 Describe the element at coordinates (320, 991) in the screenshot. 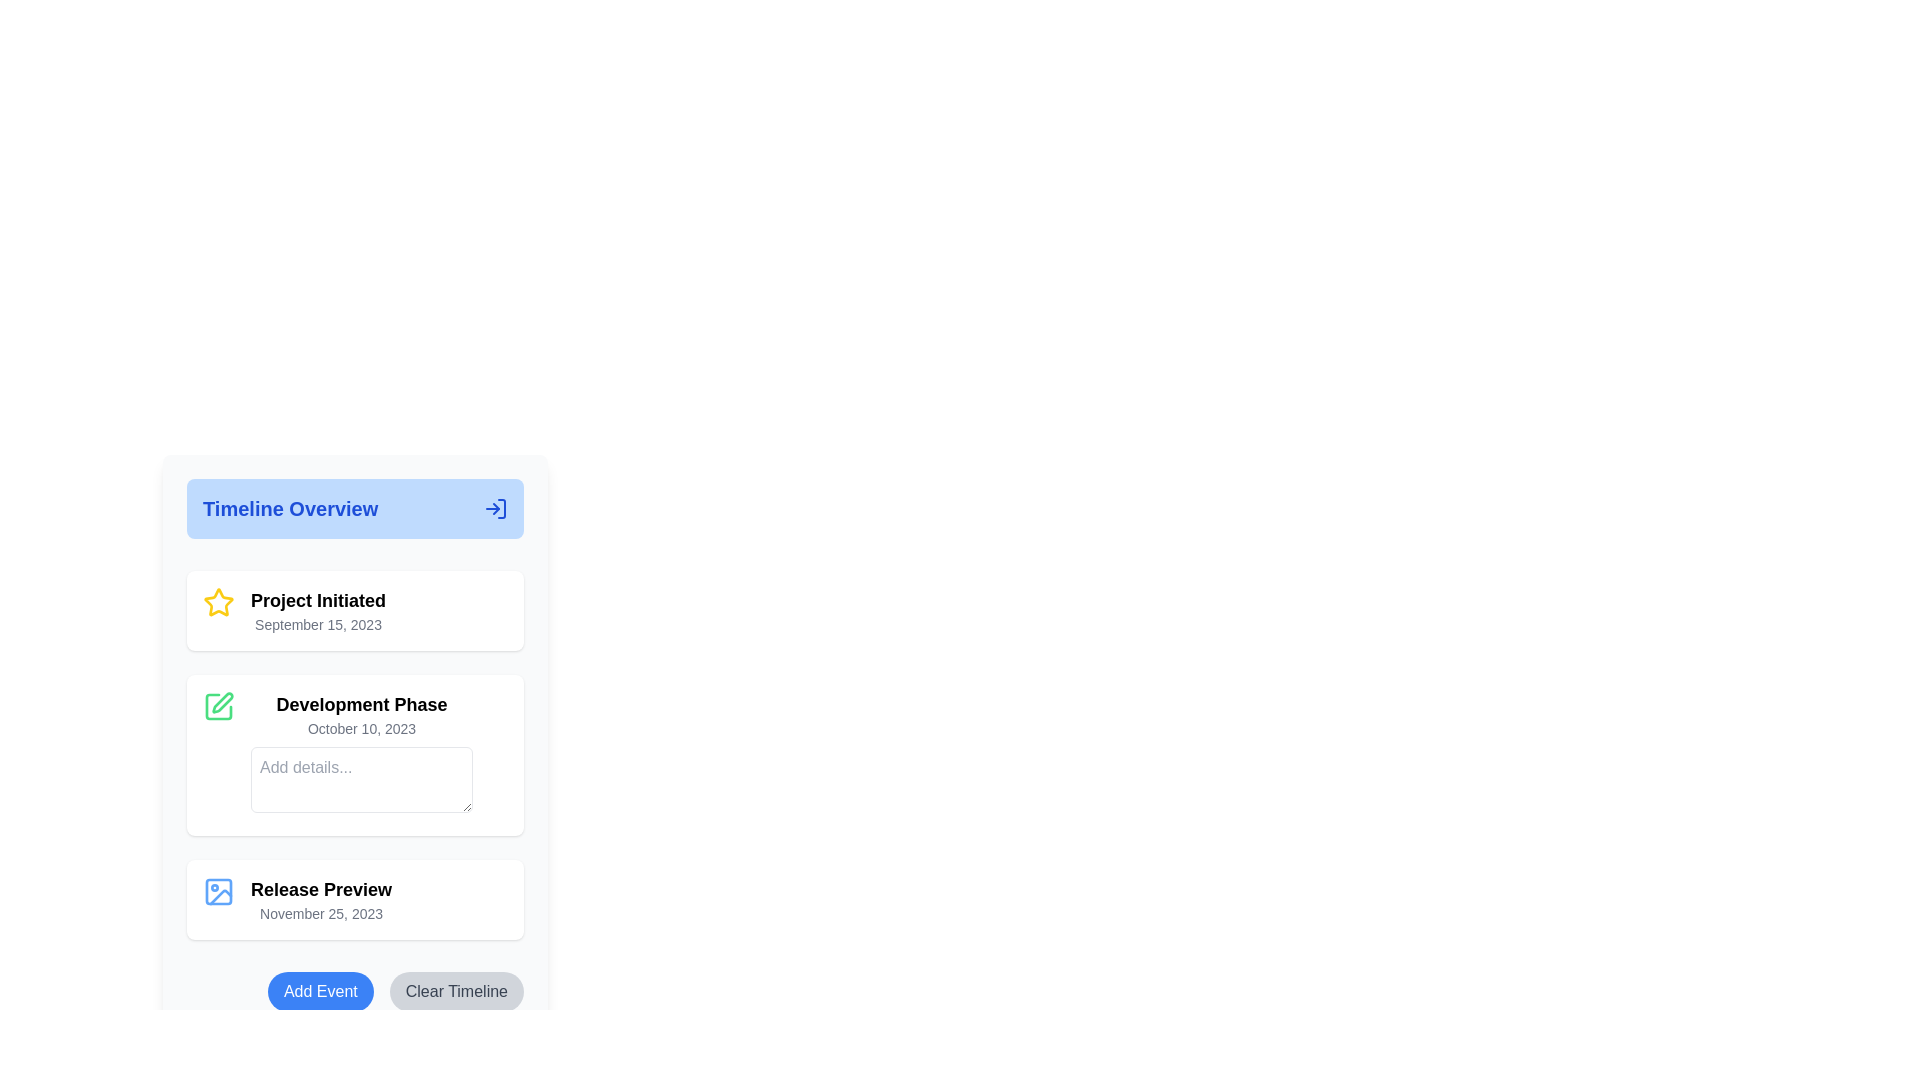

I see `the blue rectangular button labeled 'Add Event' for accessibility interactions` at that location.